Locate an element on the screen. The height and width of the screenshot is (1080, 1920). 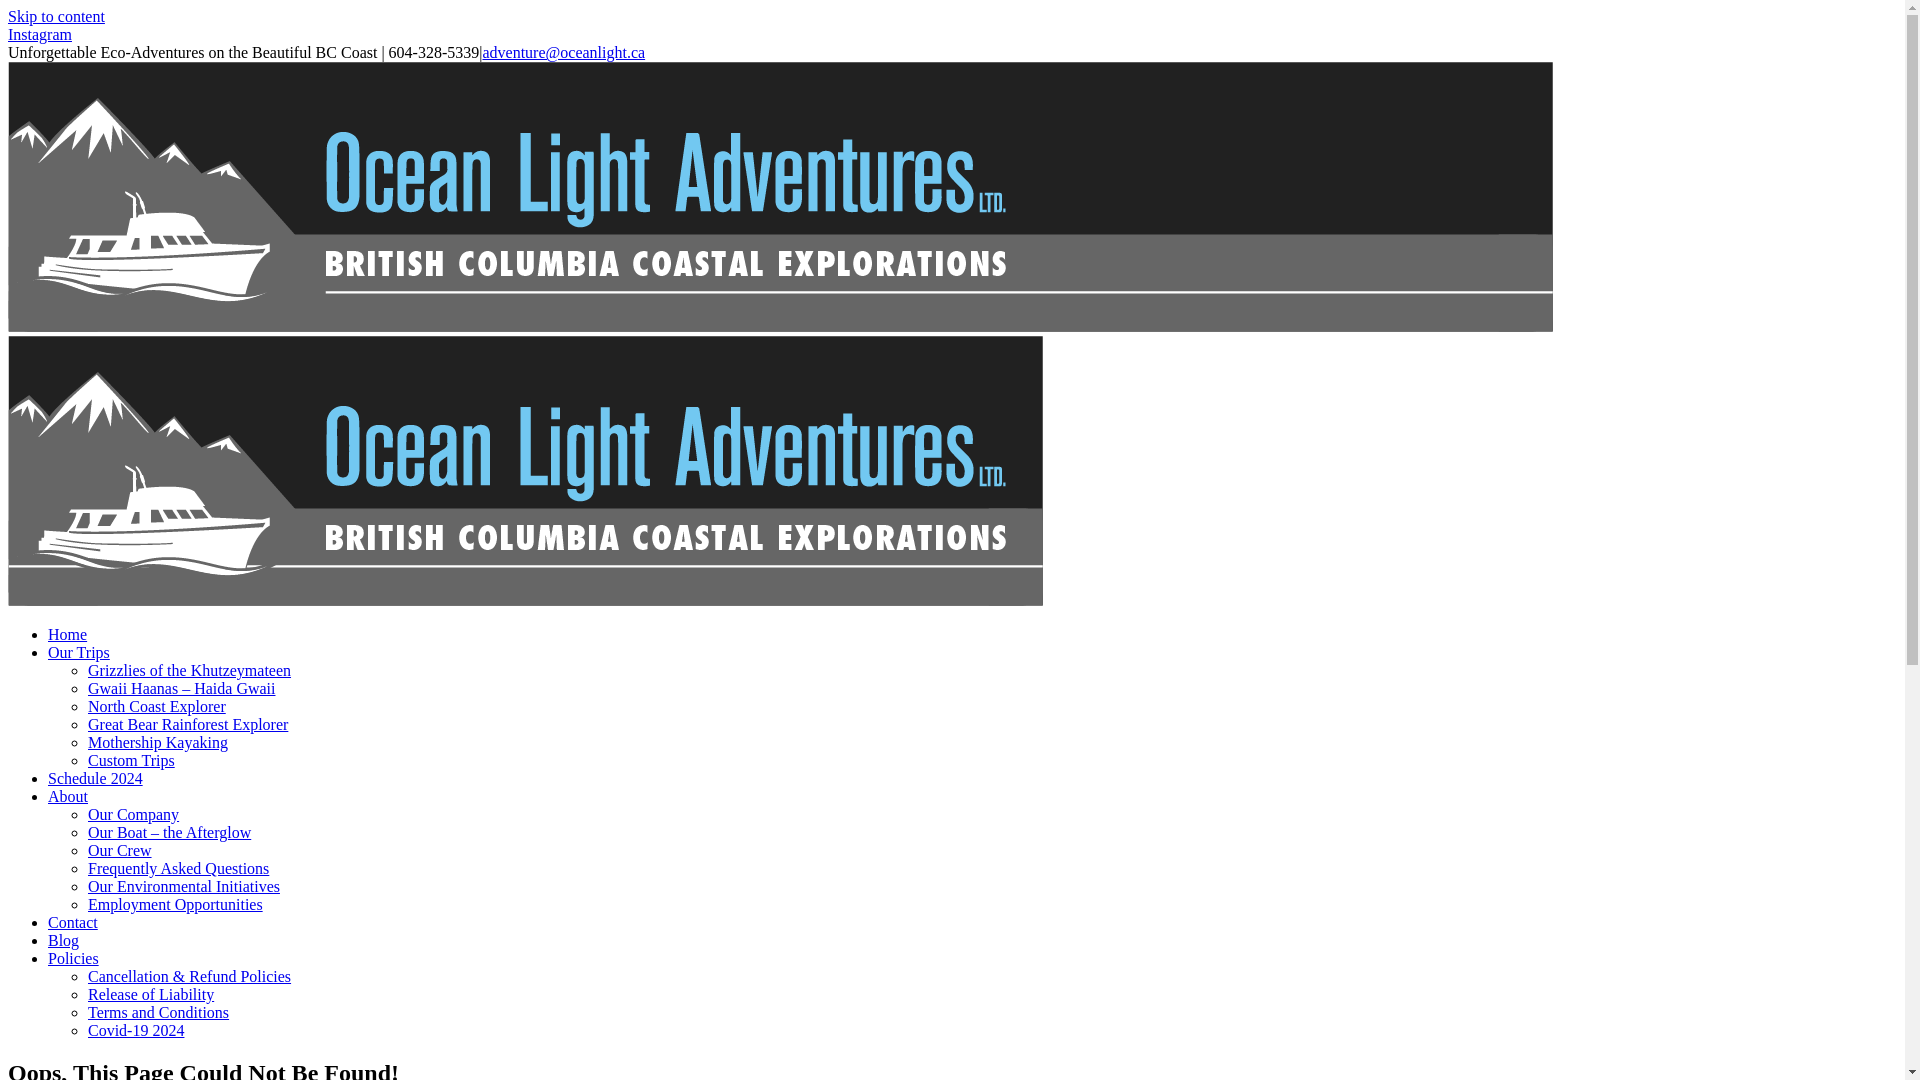
'Skip to content' is located at coordinates (56, 16).